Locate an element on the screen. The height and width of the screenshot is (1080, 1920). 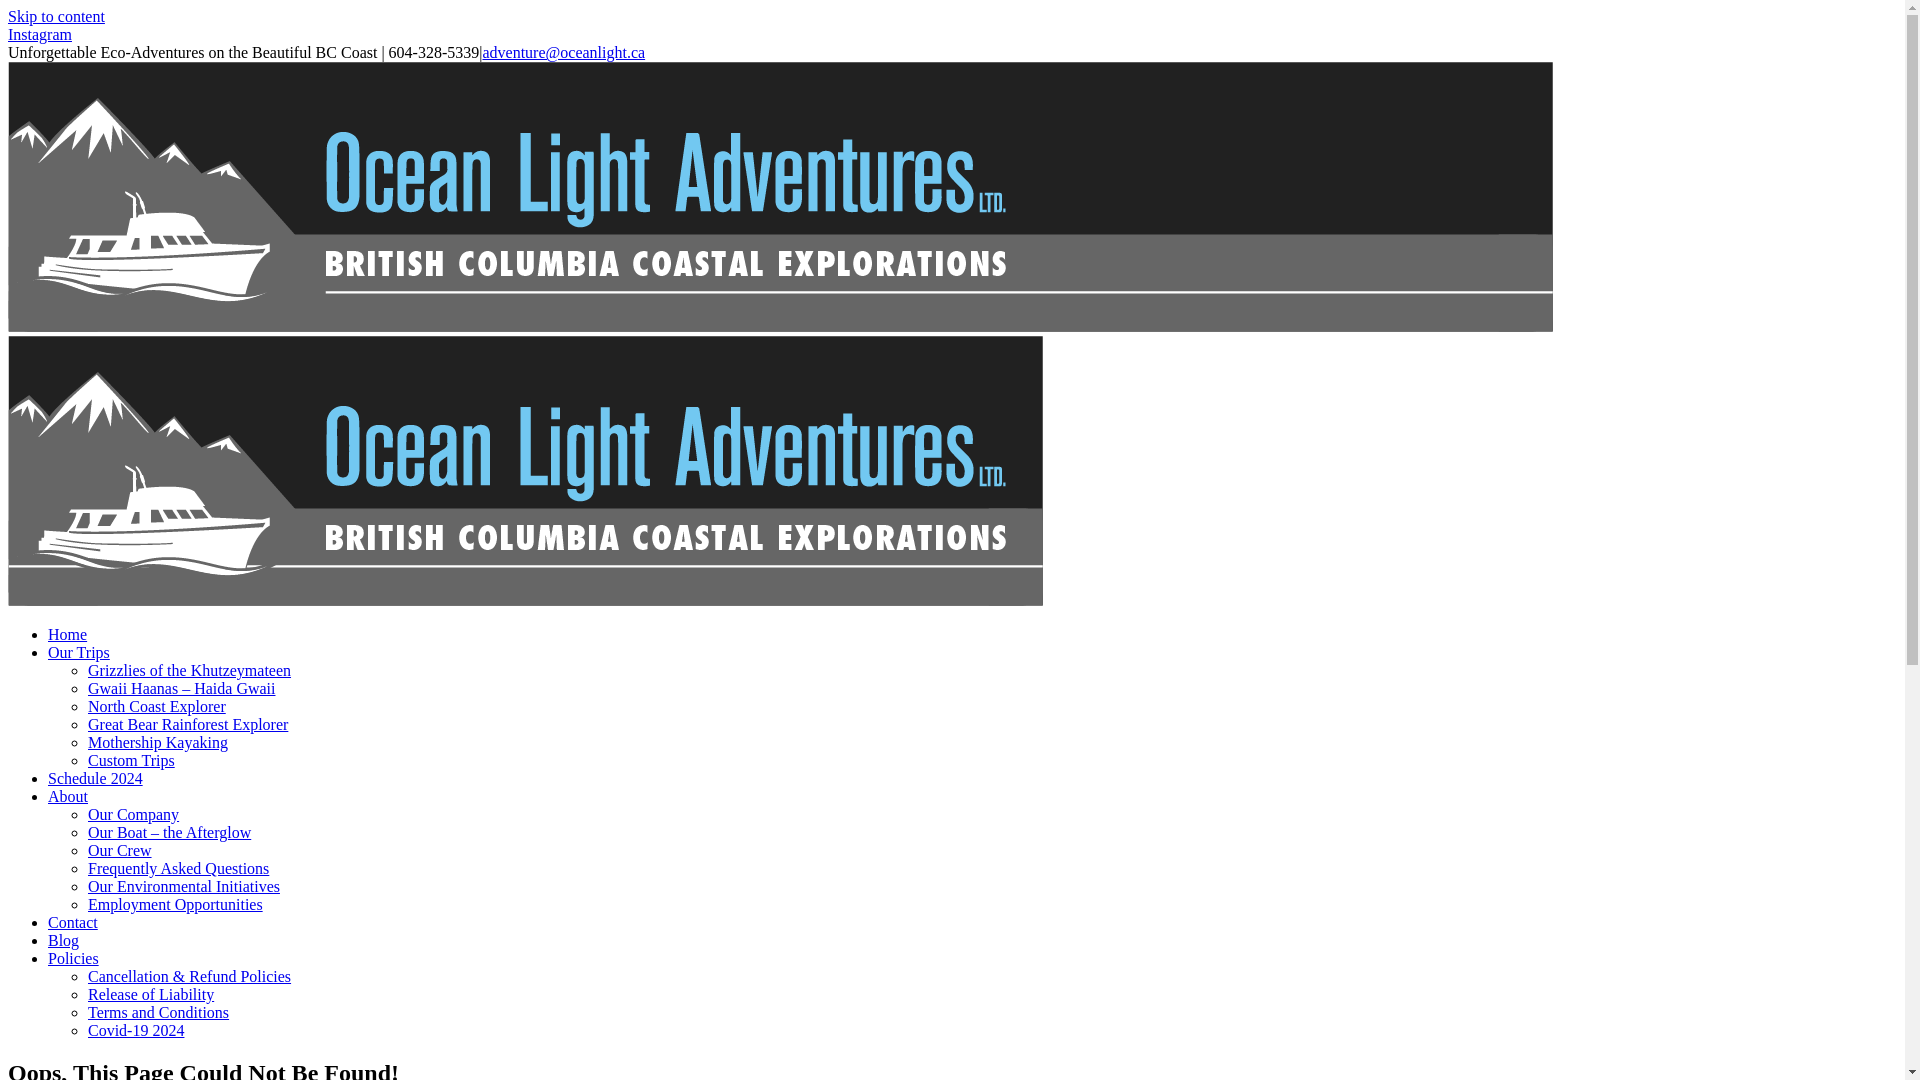
'Skip to content' is located at coordinates (56, 16).